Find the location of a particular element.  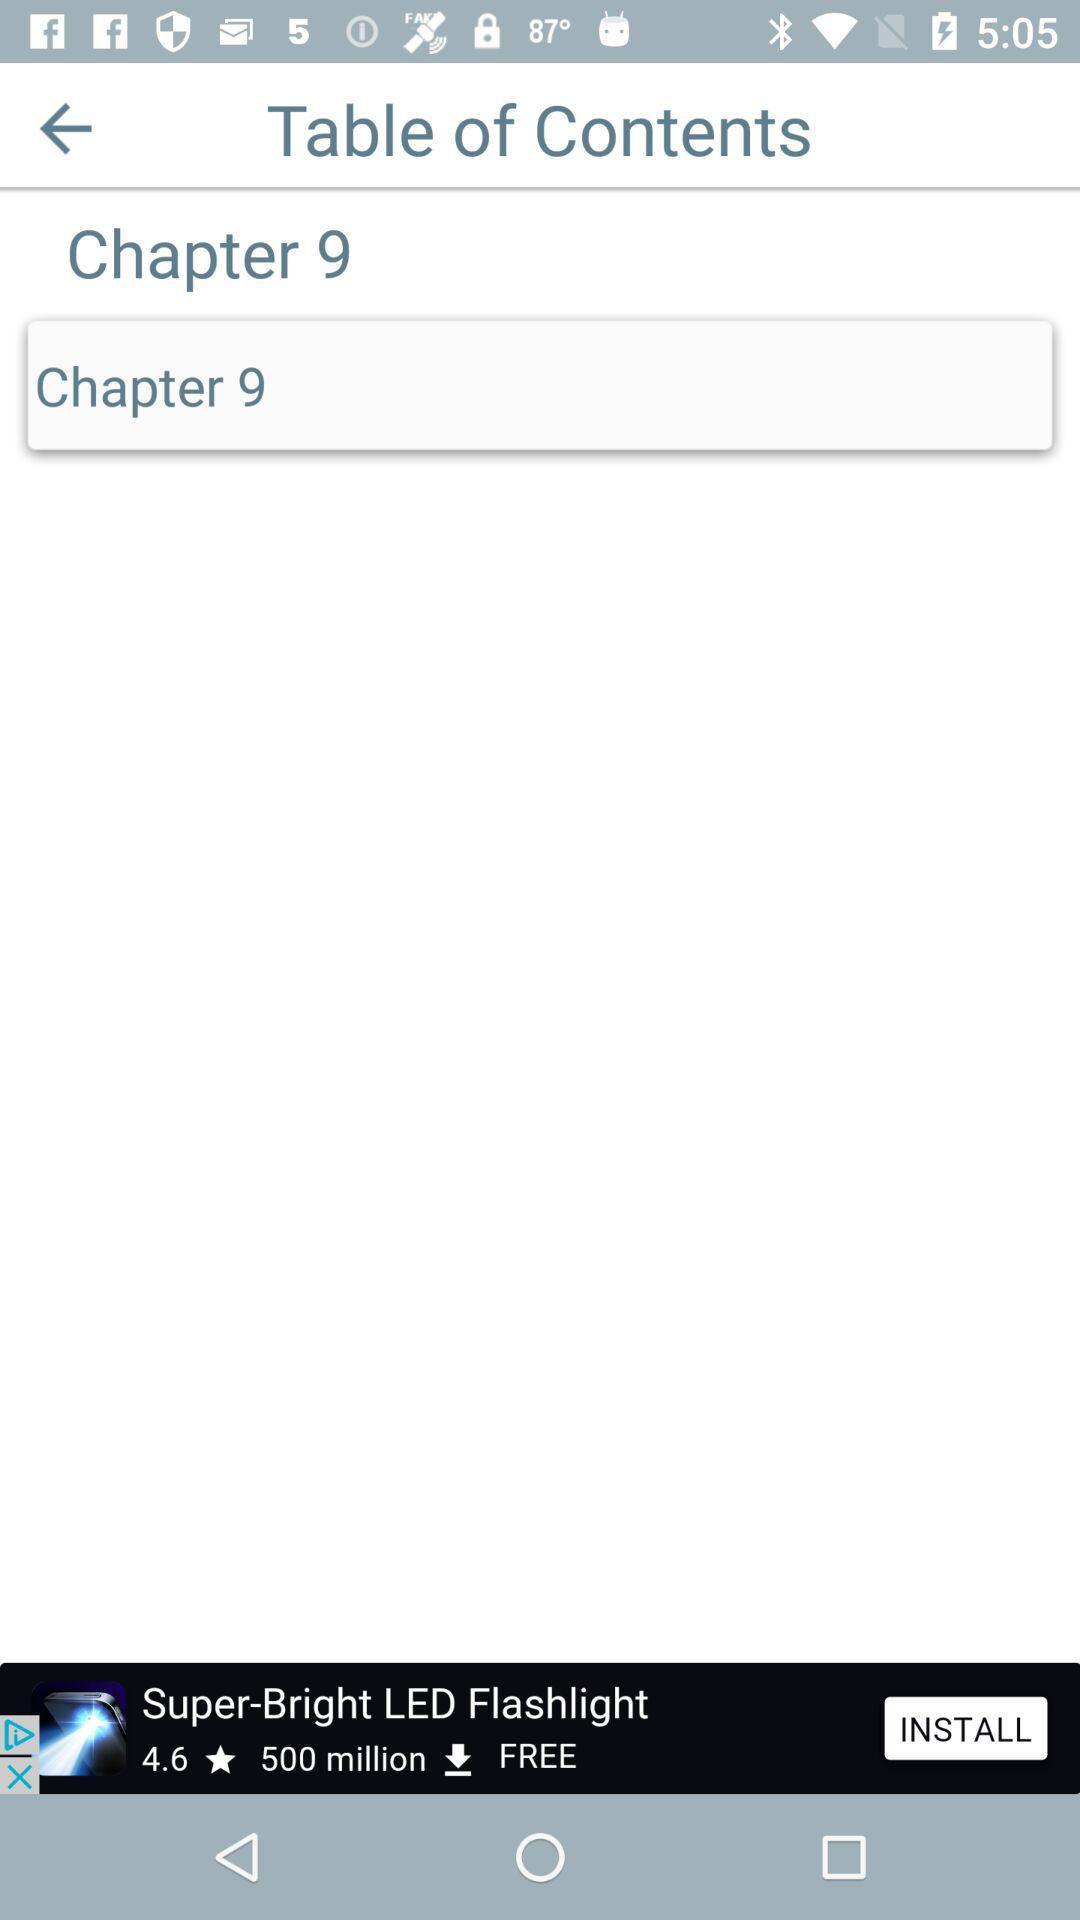

advertisement is located at coordinates (540, 1727).